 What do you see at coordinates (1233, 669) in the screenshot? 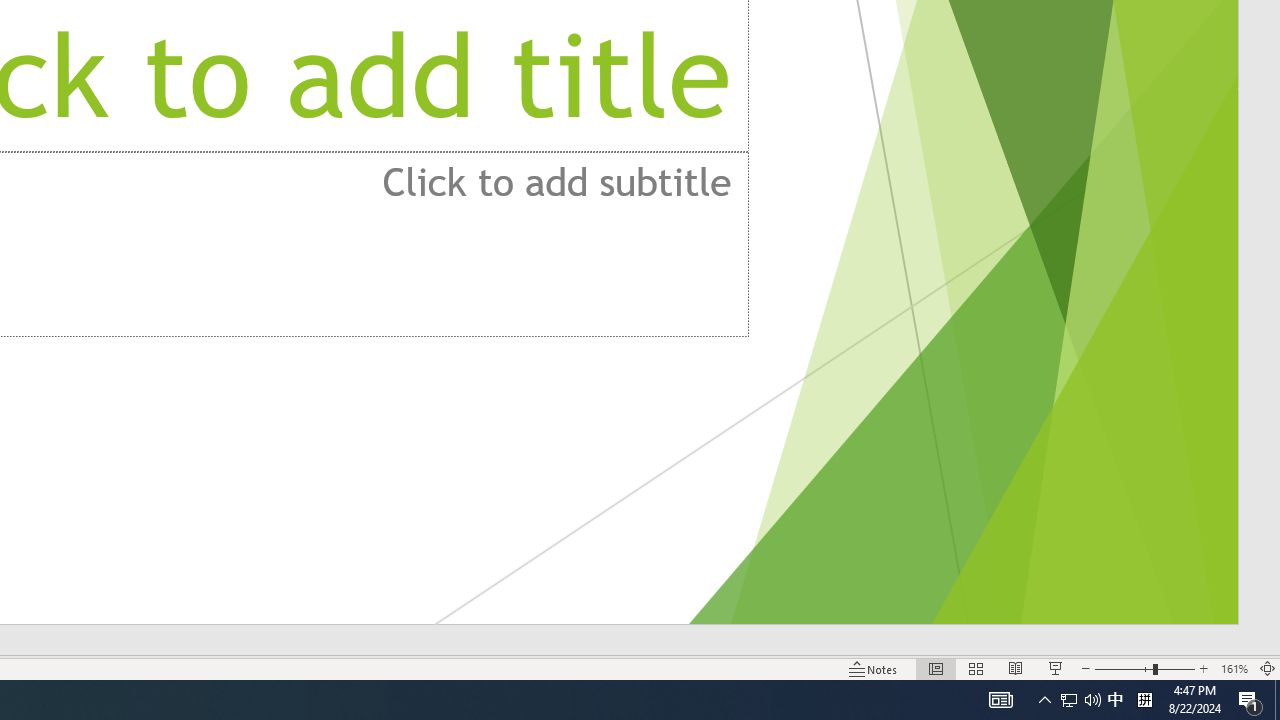
I see `'Zoom 161%'` at bounding box center [1233, 669].